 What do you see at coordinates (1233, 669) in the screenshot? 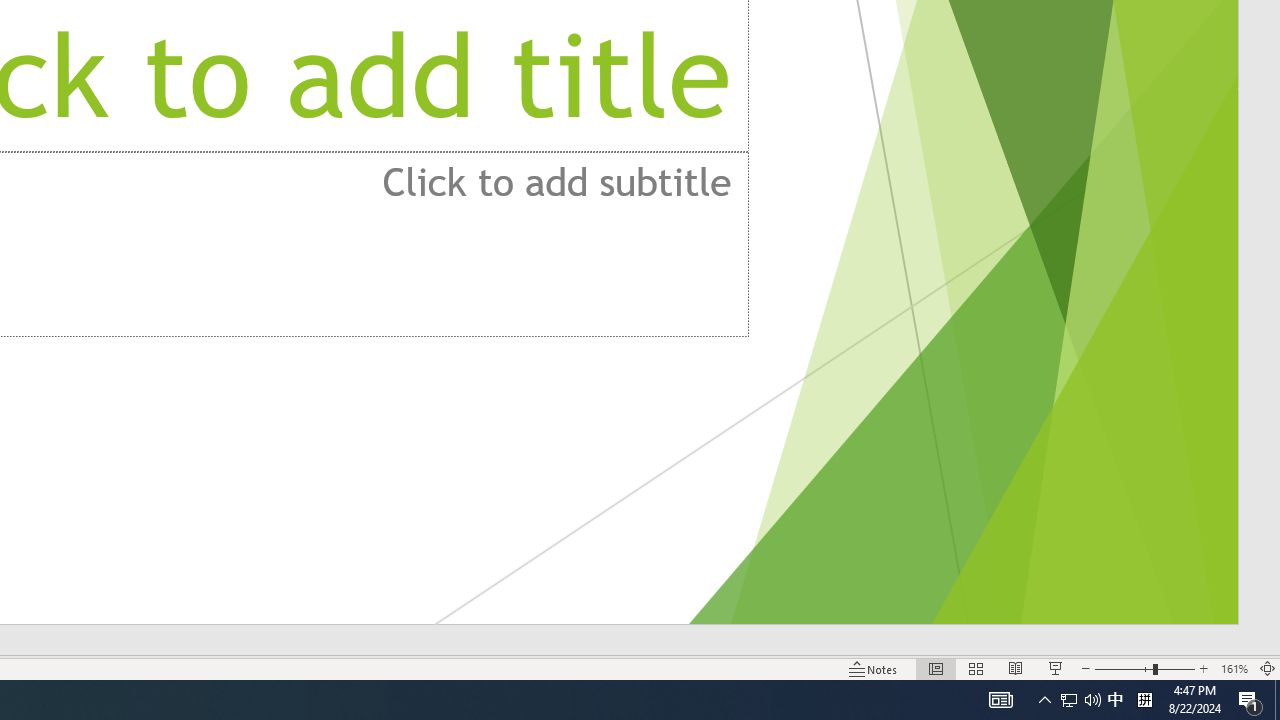
I see `'Zoom 161%'` at bounding box center [1233, 669].